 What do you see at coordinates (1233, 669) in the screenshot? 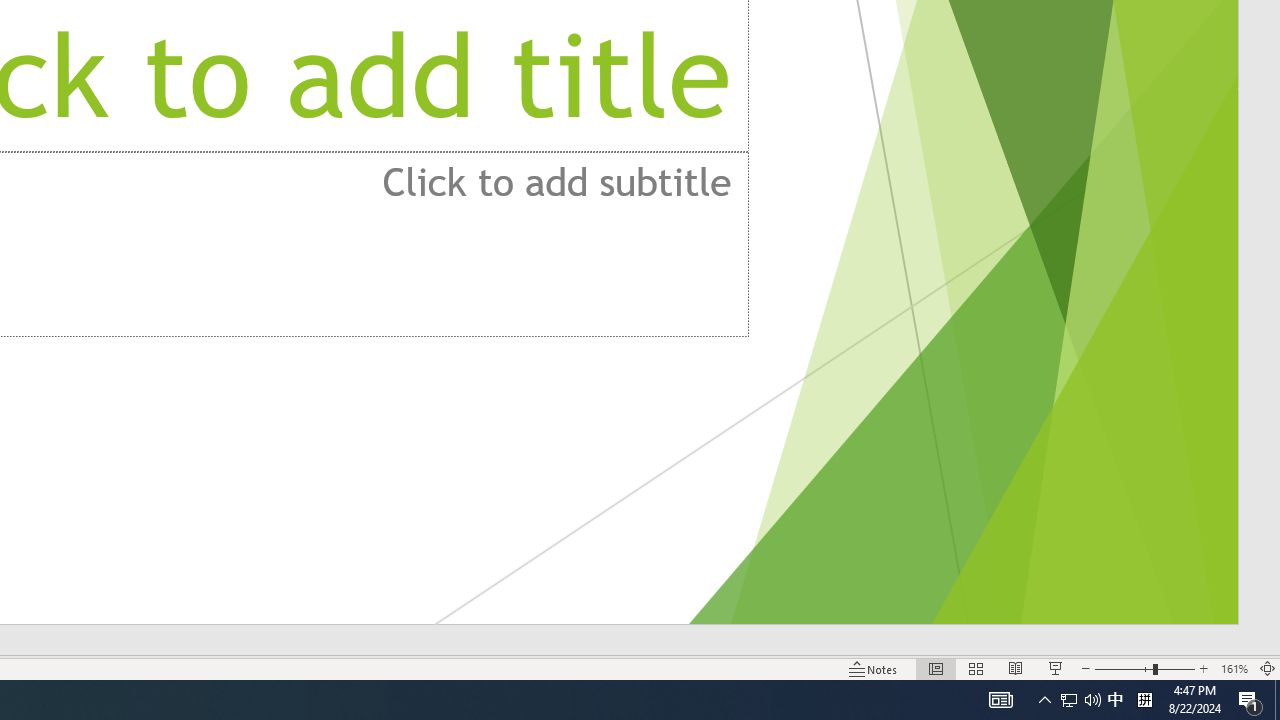
I see `'Zoom 161%'` at bounding box center [1233, 669].